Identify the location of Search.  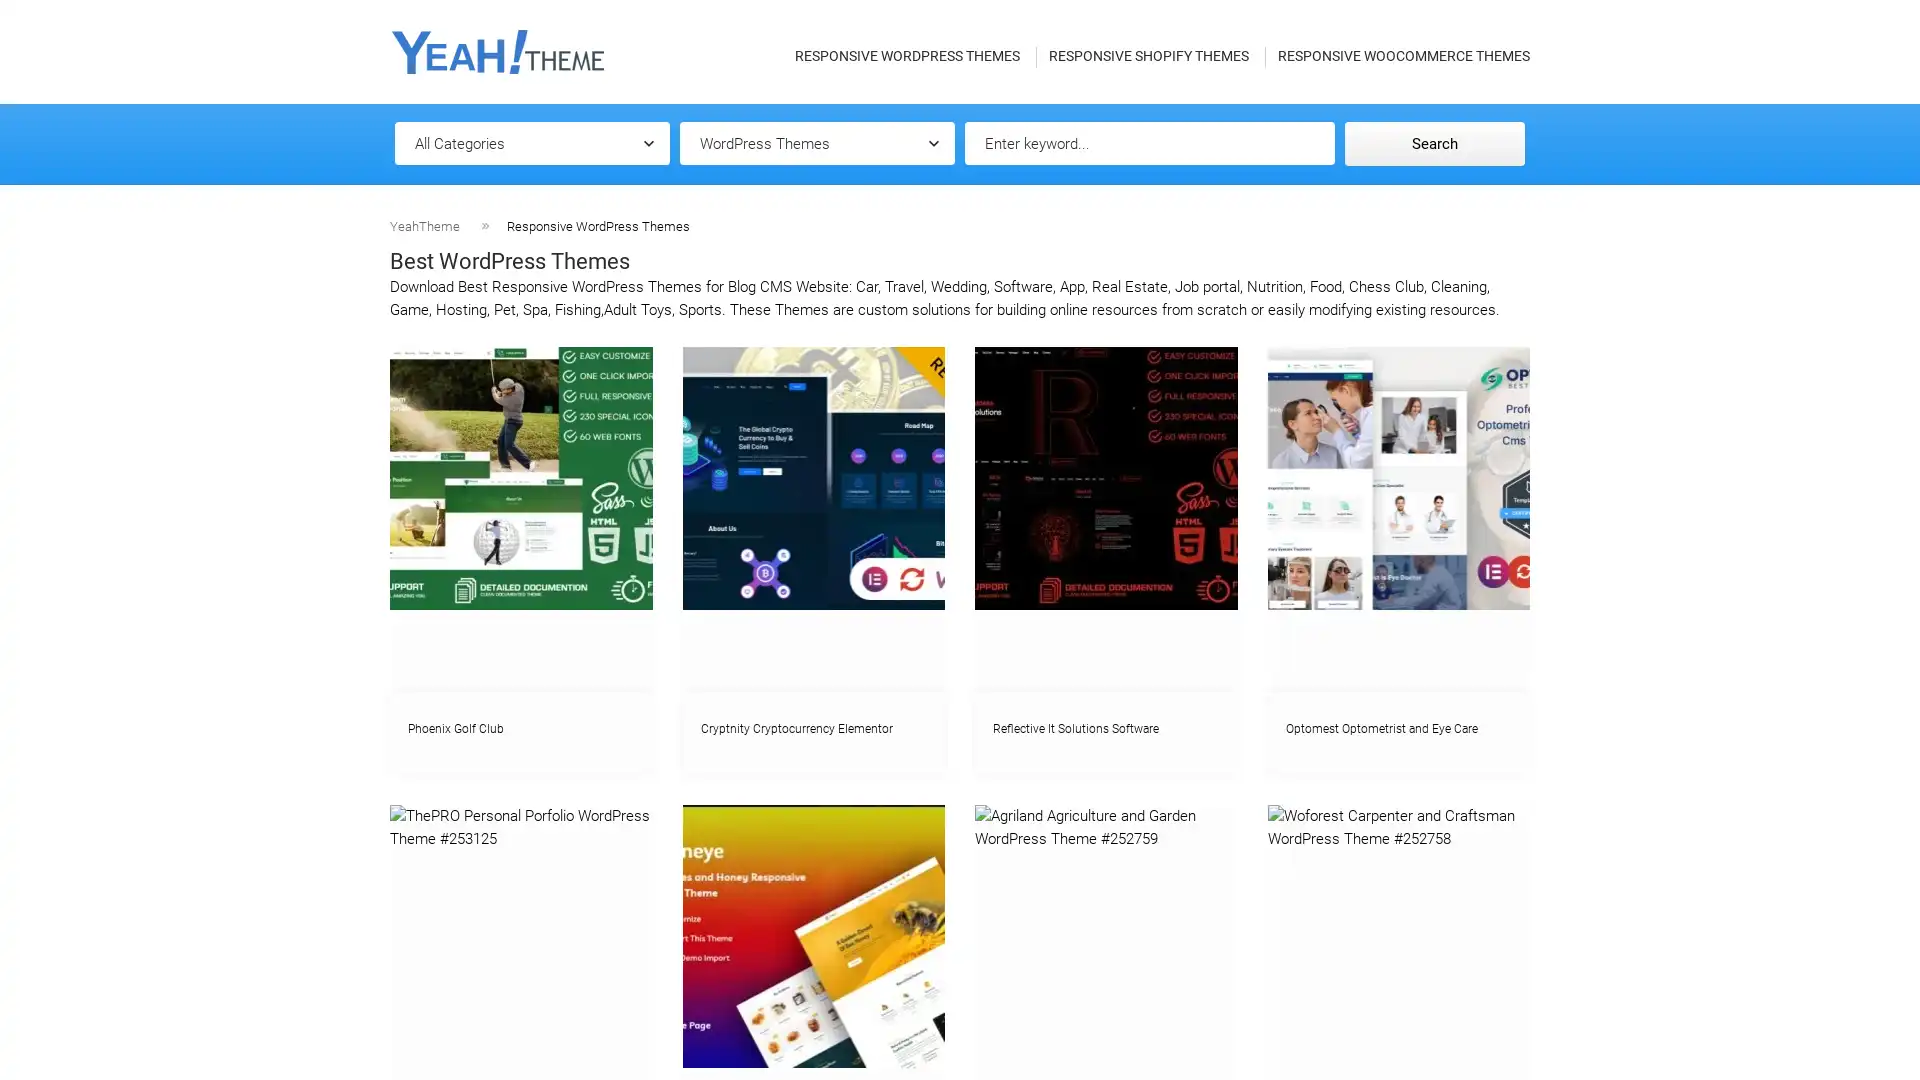
(1434, 142).